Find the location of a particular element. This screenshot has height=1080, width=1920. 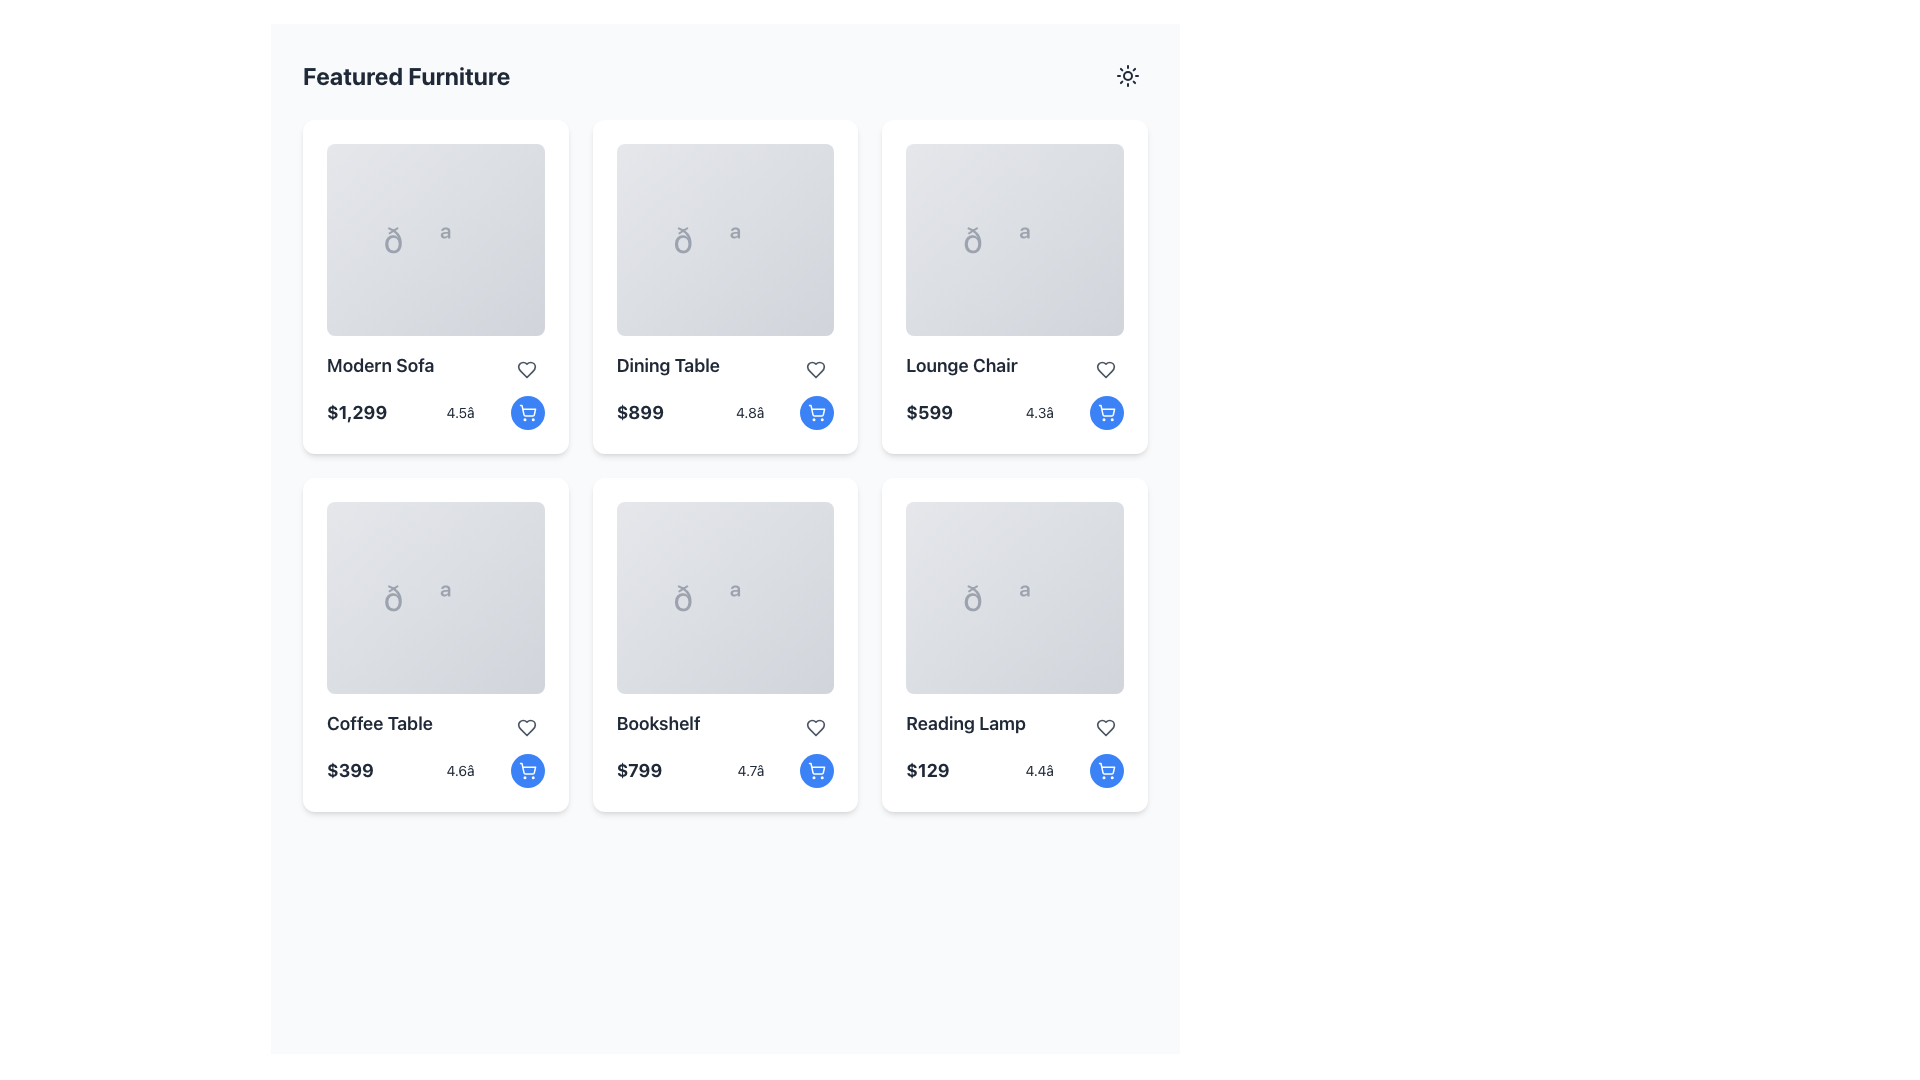

the 'Favorite' button in the top-right corner of the 'Modern Sofa' card to mark it as a favorite is located at coordinates (526, 370).